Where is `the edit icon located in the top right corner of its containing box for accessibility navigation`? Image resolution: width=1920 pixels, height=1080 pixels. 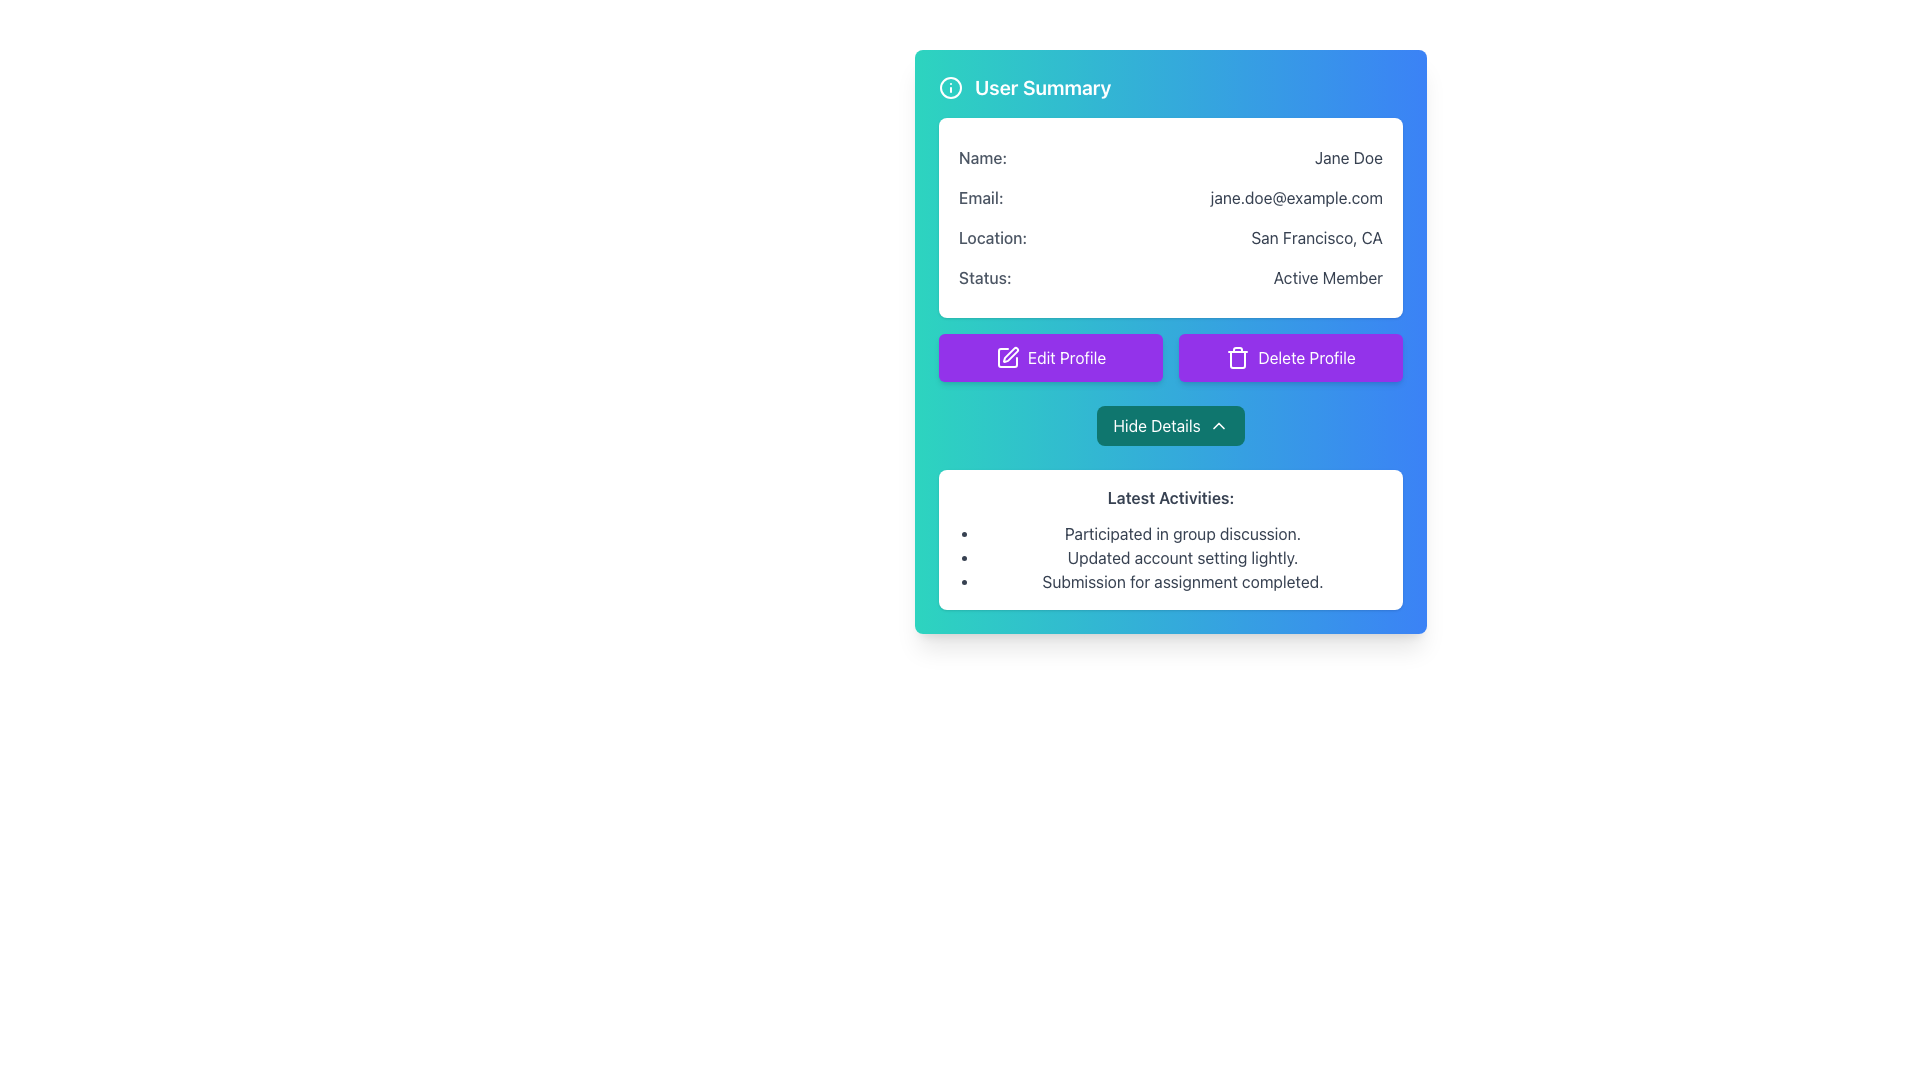 the edit icon located in the top right corner of its containing box for accessibility navigation is located at coordinates (1010, 353).